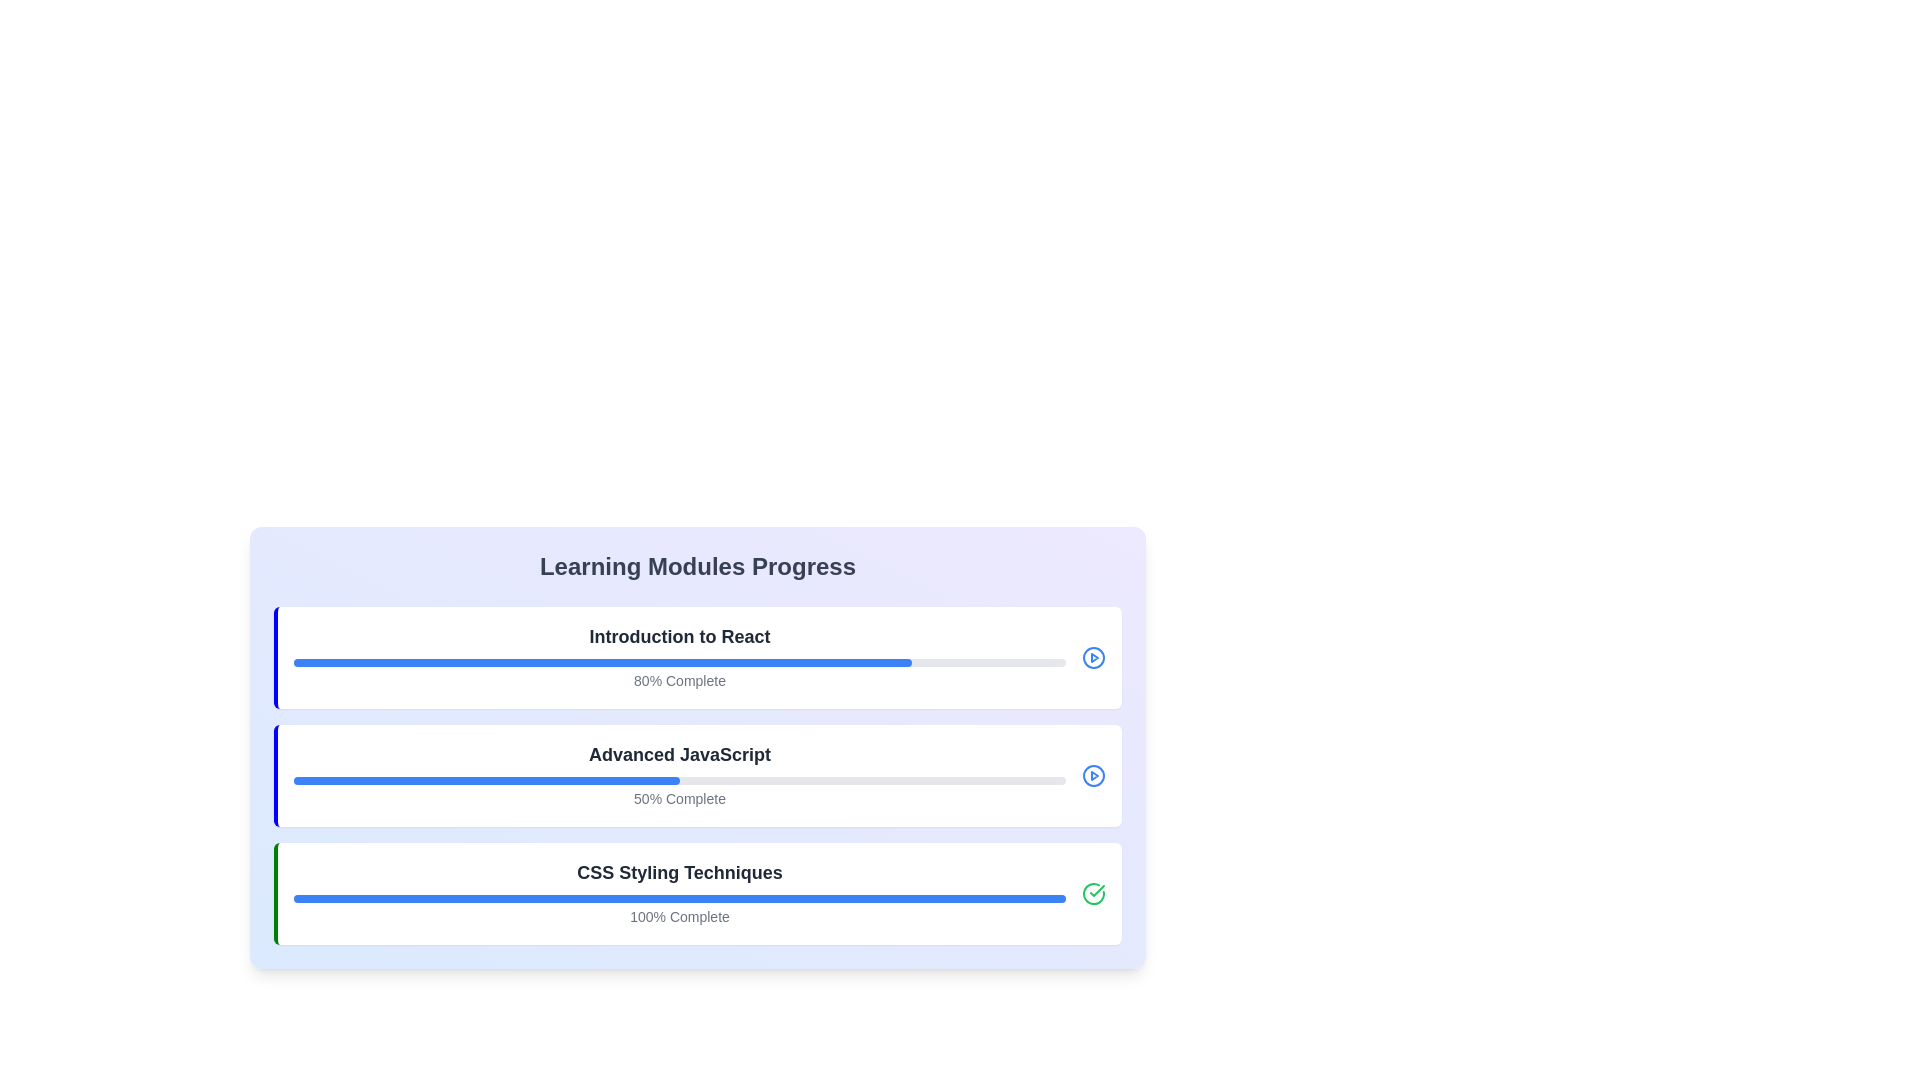 This screenshot has width=1920, height=1080. I want to click on the text label displaying 'Introduction to React' in bold and large font, located at the top of the 'Learning Modules Progress' card, above the progress bar, so click(680, 636).